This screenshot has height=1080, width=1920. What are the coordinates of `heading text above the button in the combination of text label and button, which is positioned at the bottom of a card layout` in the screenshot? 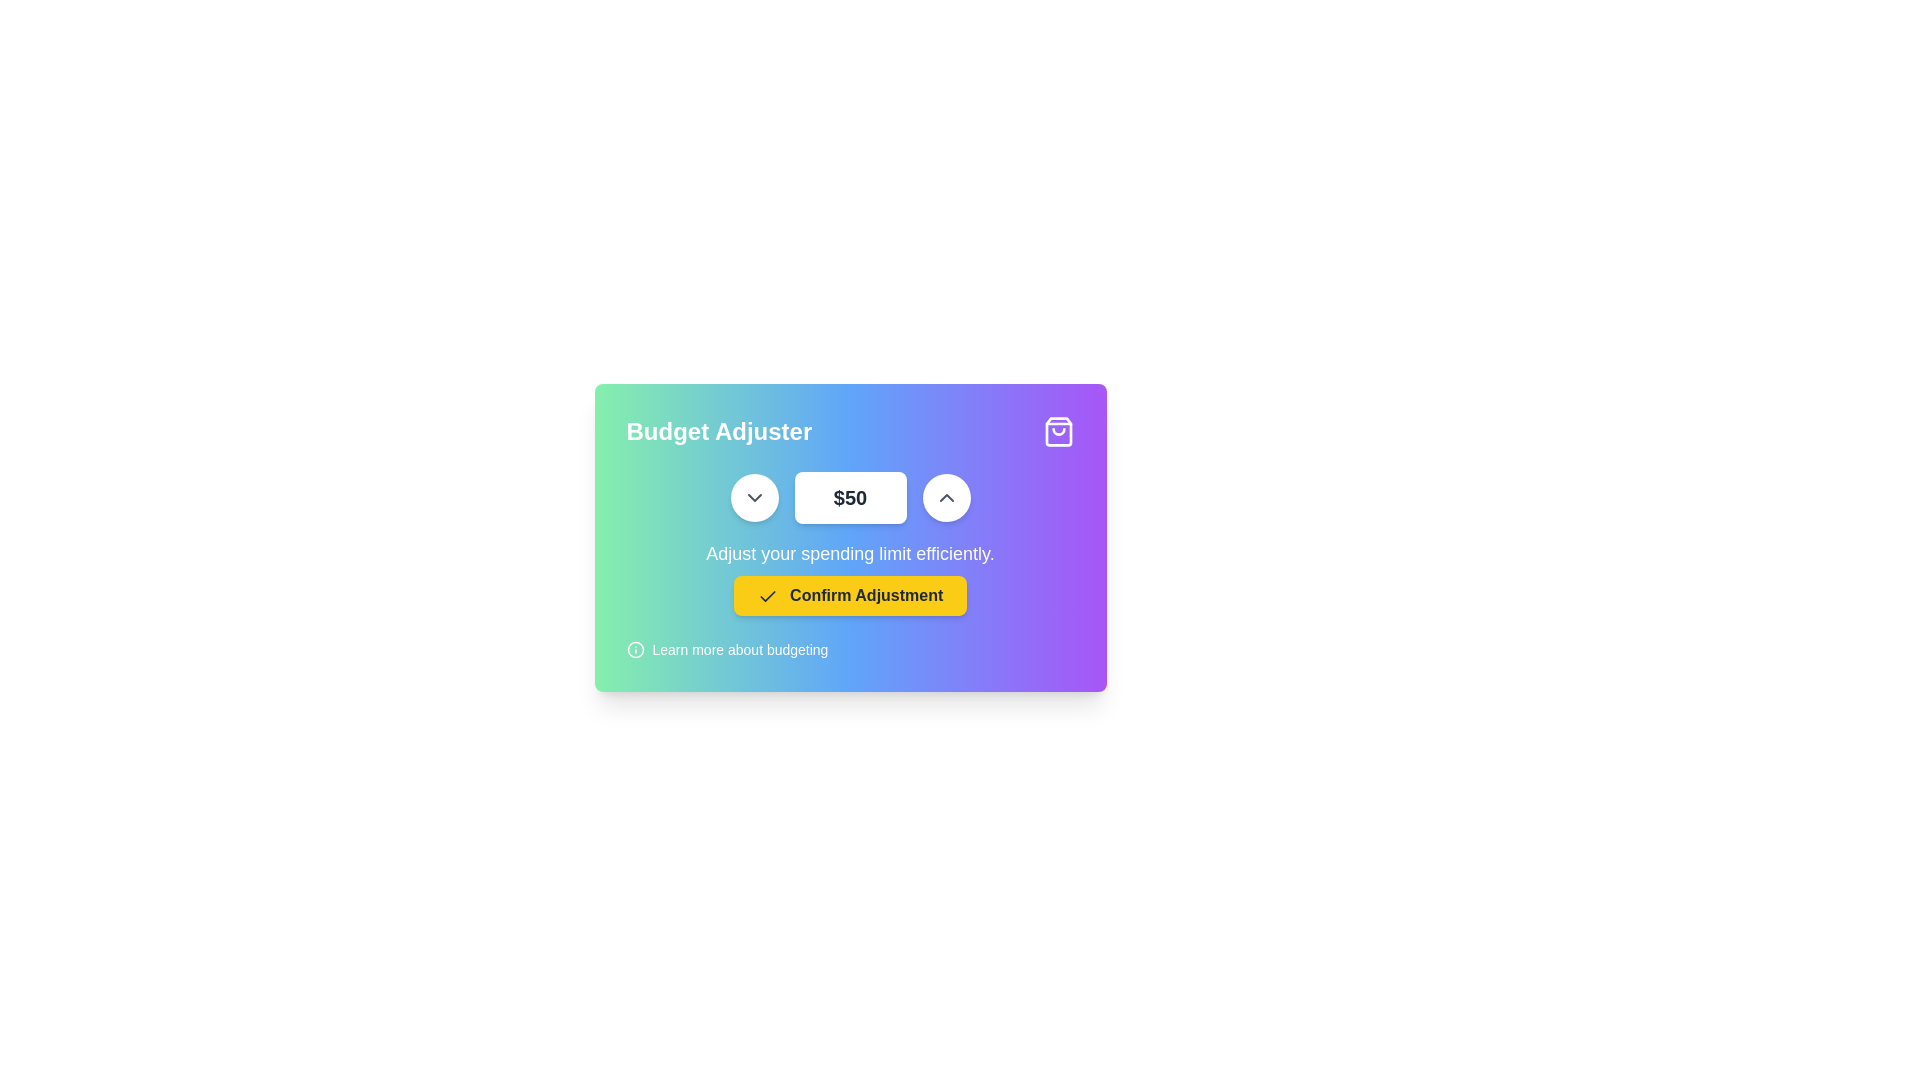 It's located at (850, 578).